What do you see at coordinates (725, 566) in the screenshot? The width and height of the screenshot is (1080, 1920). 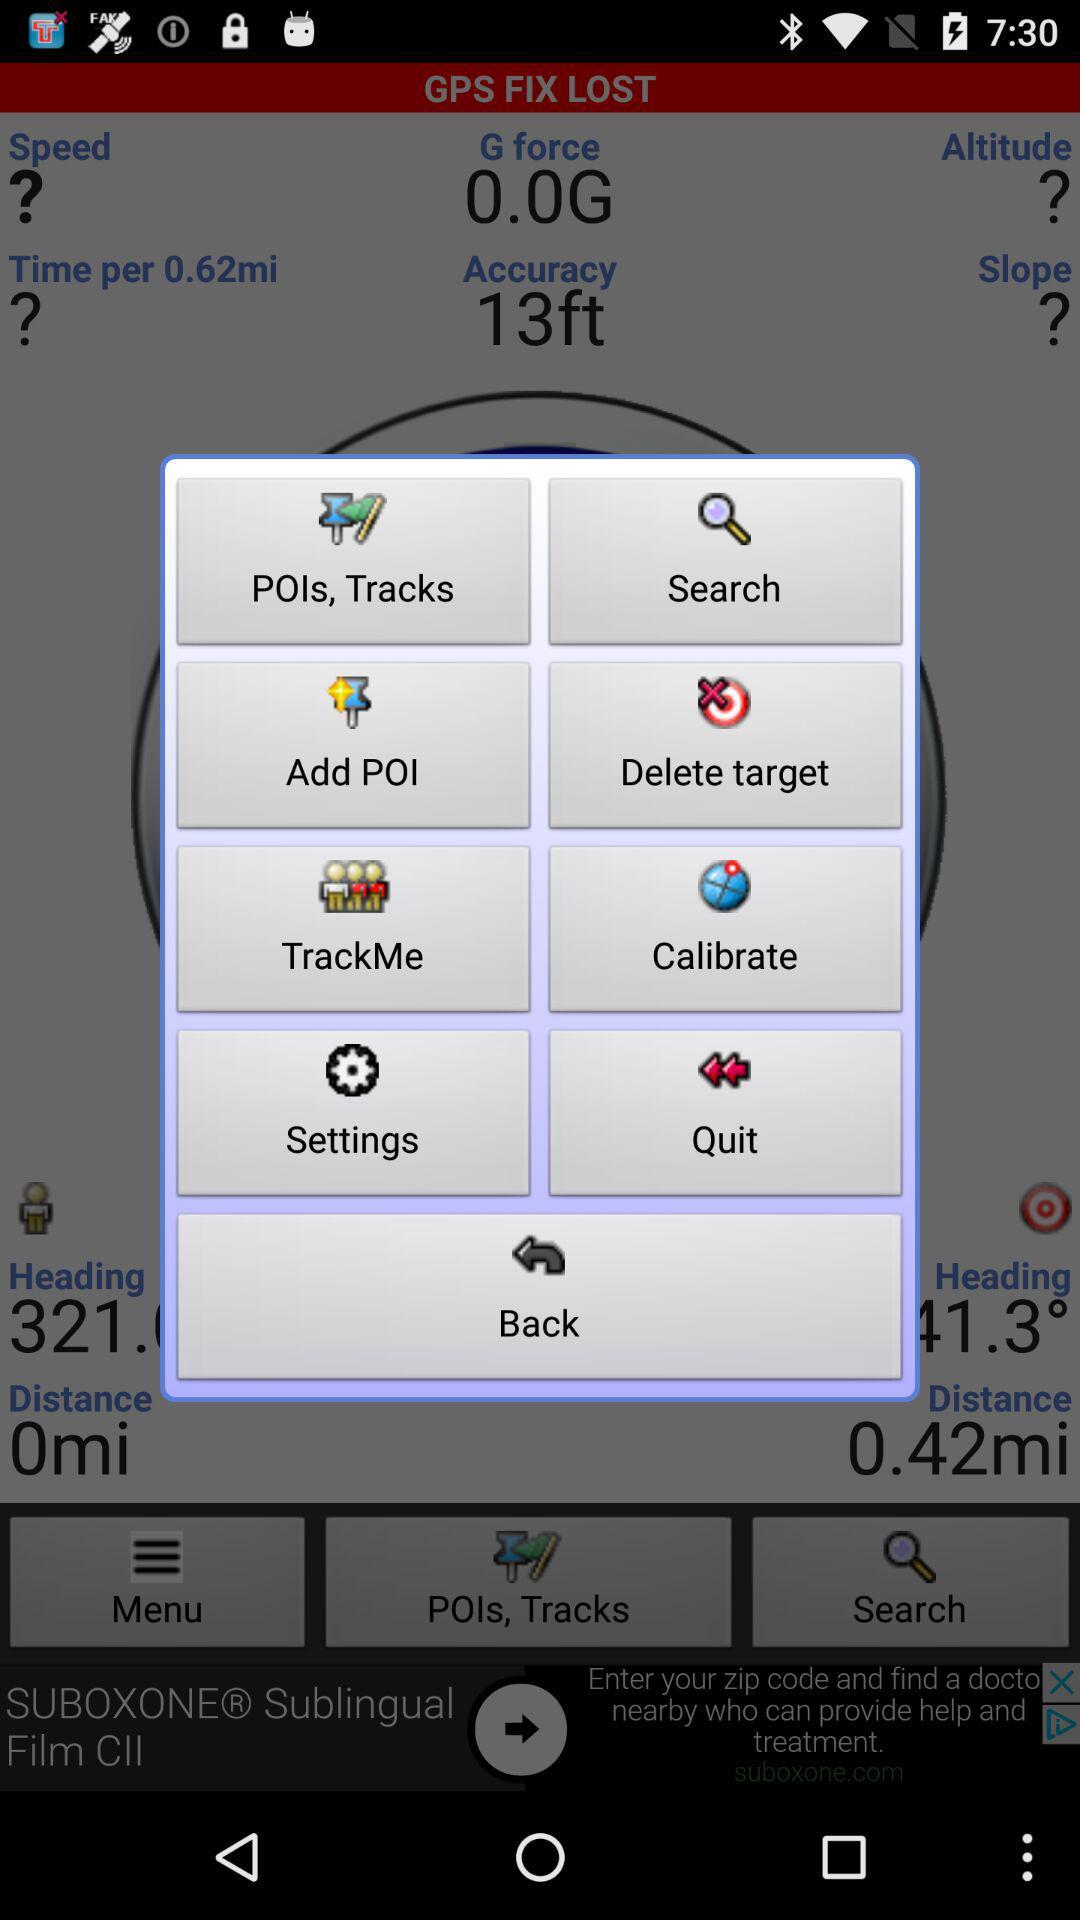 I see `the search` at bounding box center [725, 566].